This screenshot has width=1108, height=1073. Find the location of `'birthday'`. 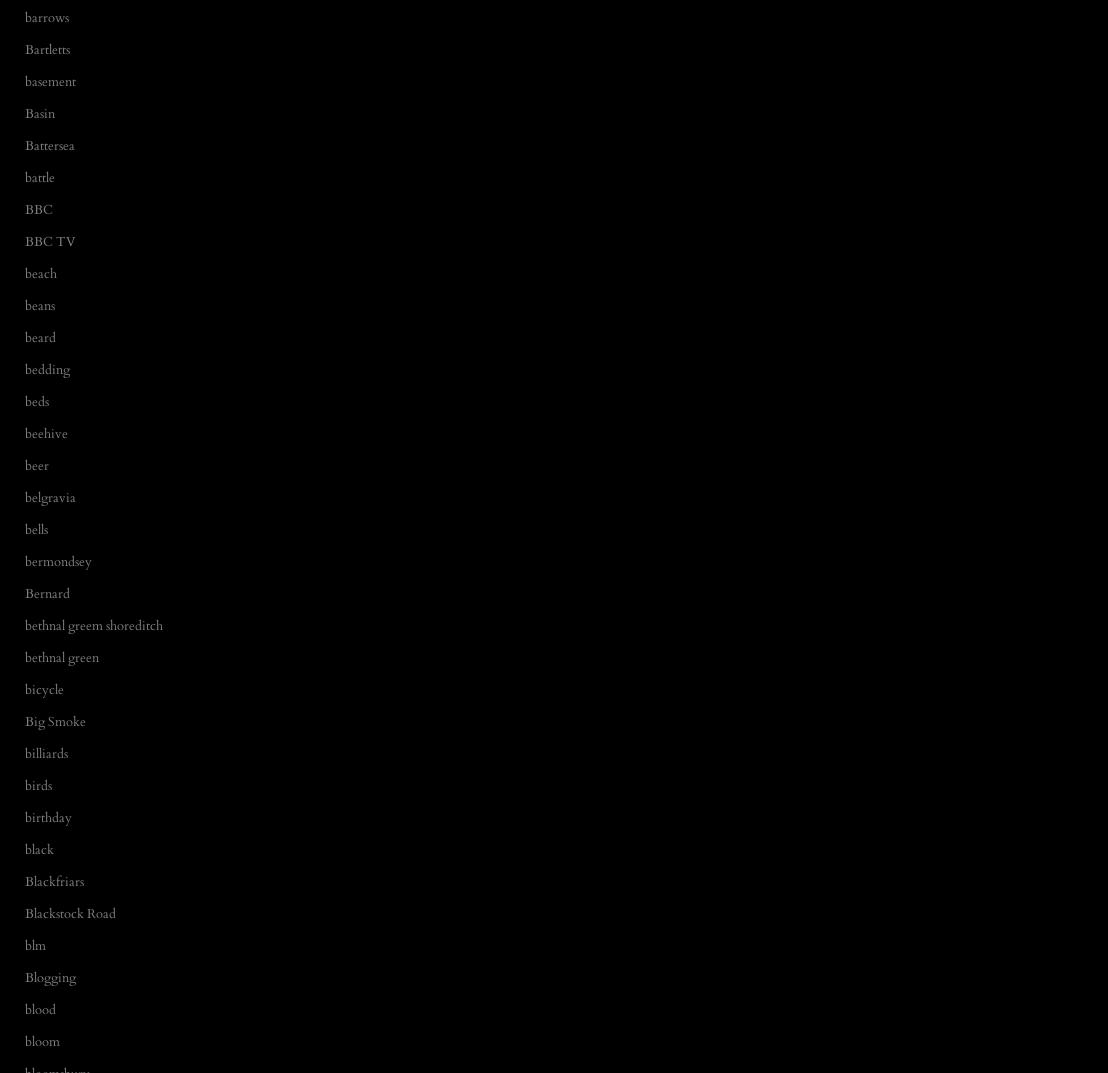

'birthday' is located at coordinates (25, 816).